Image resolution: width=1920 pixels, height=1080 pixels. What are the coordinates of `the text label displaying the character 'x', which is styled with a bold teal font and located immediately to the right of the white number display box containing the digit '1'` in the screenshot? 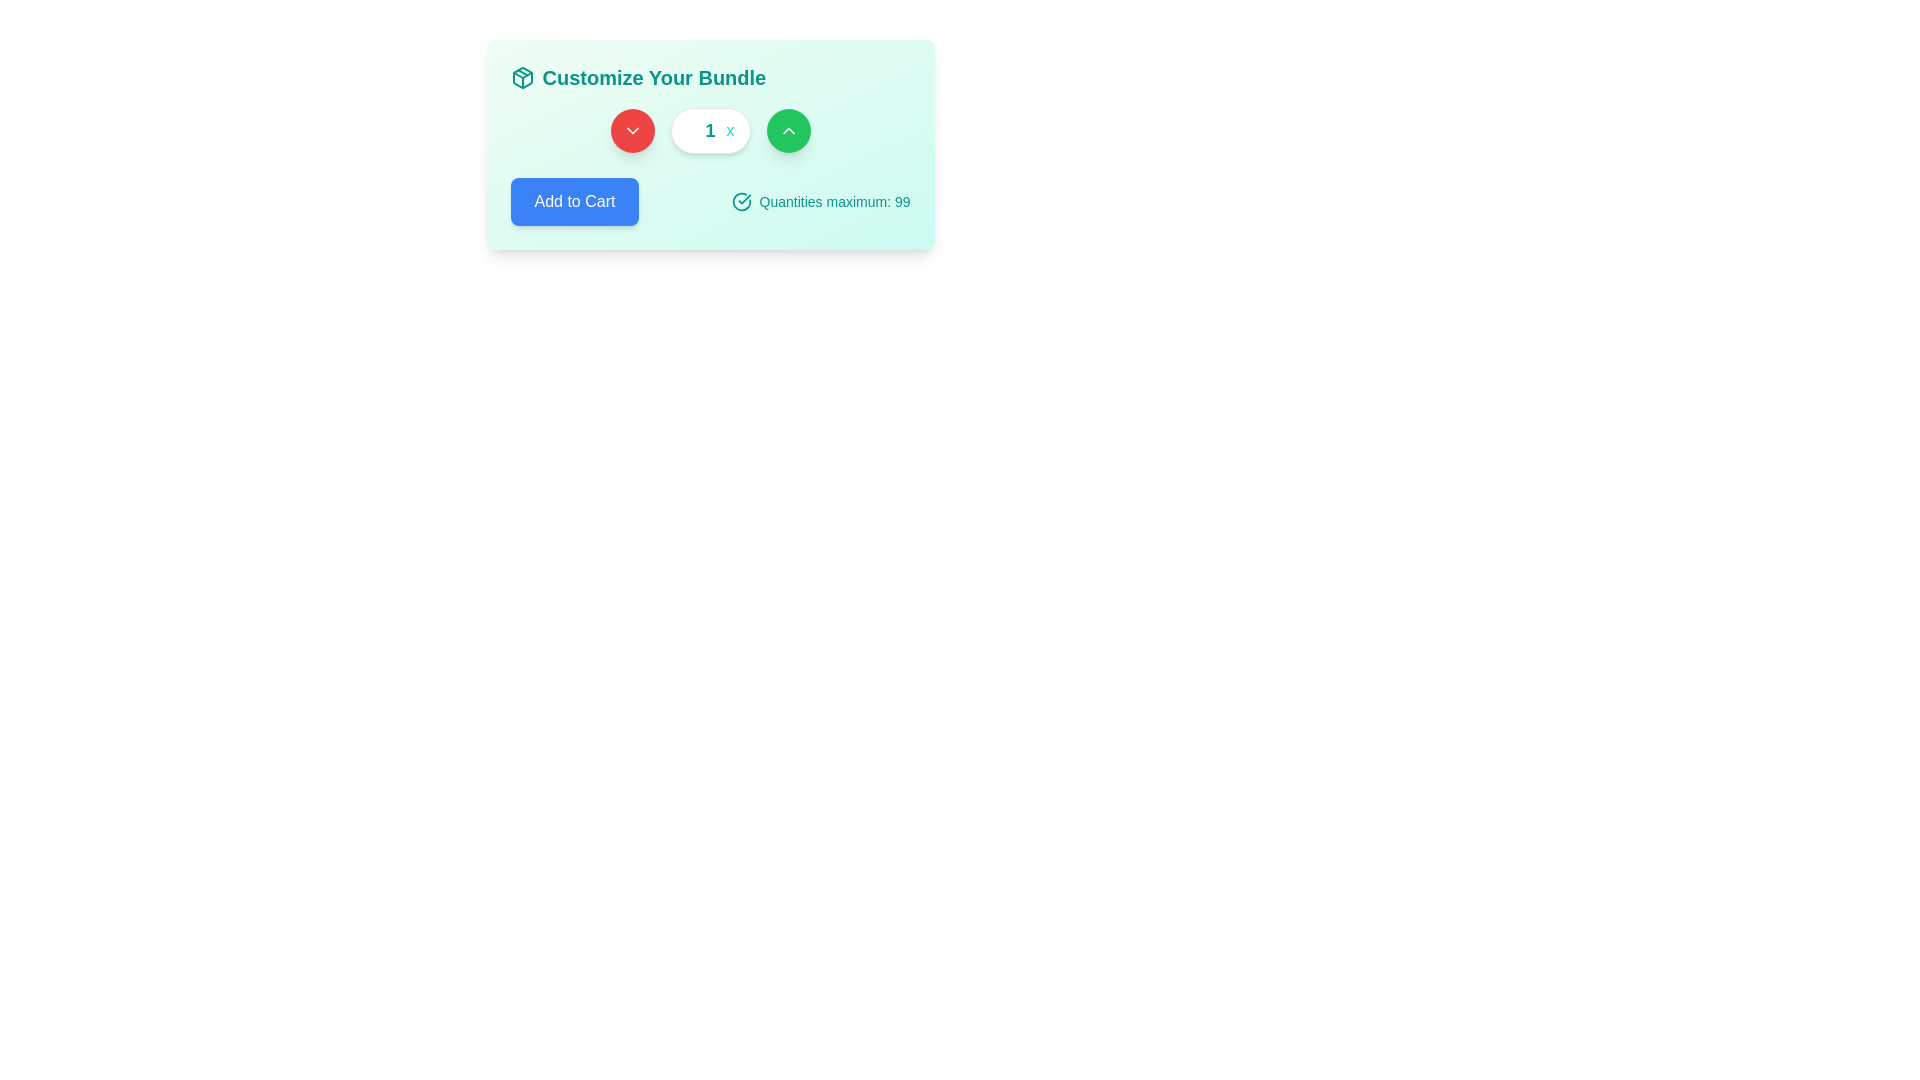 It's located at (710, 131).